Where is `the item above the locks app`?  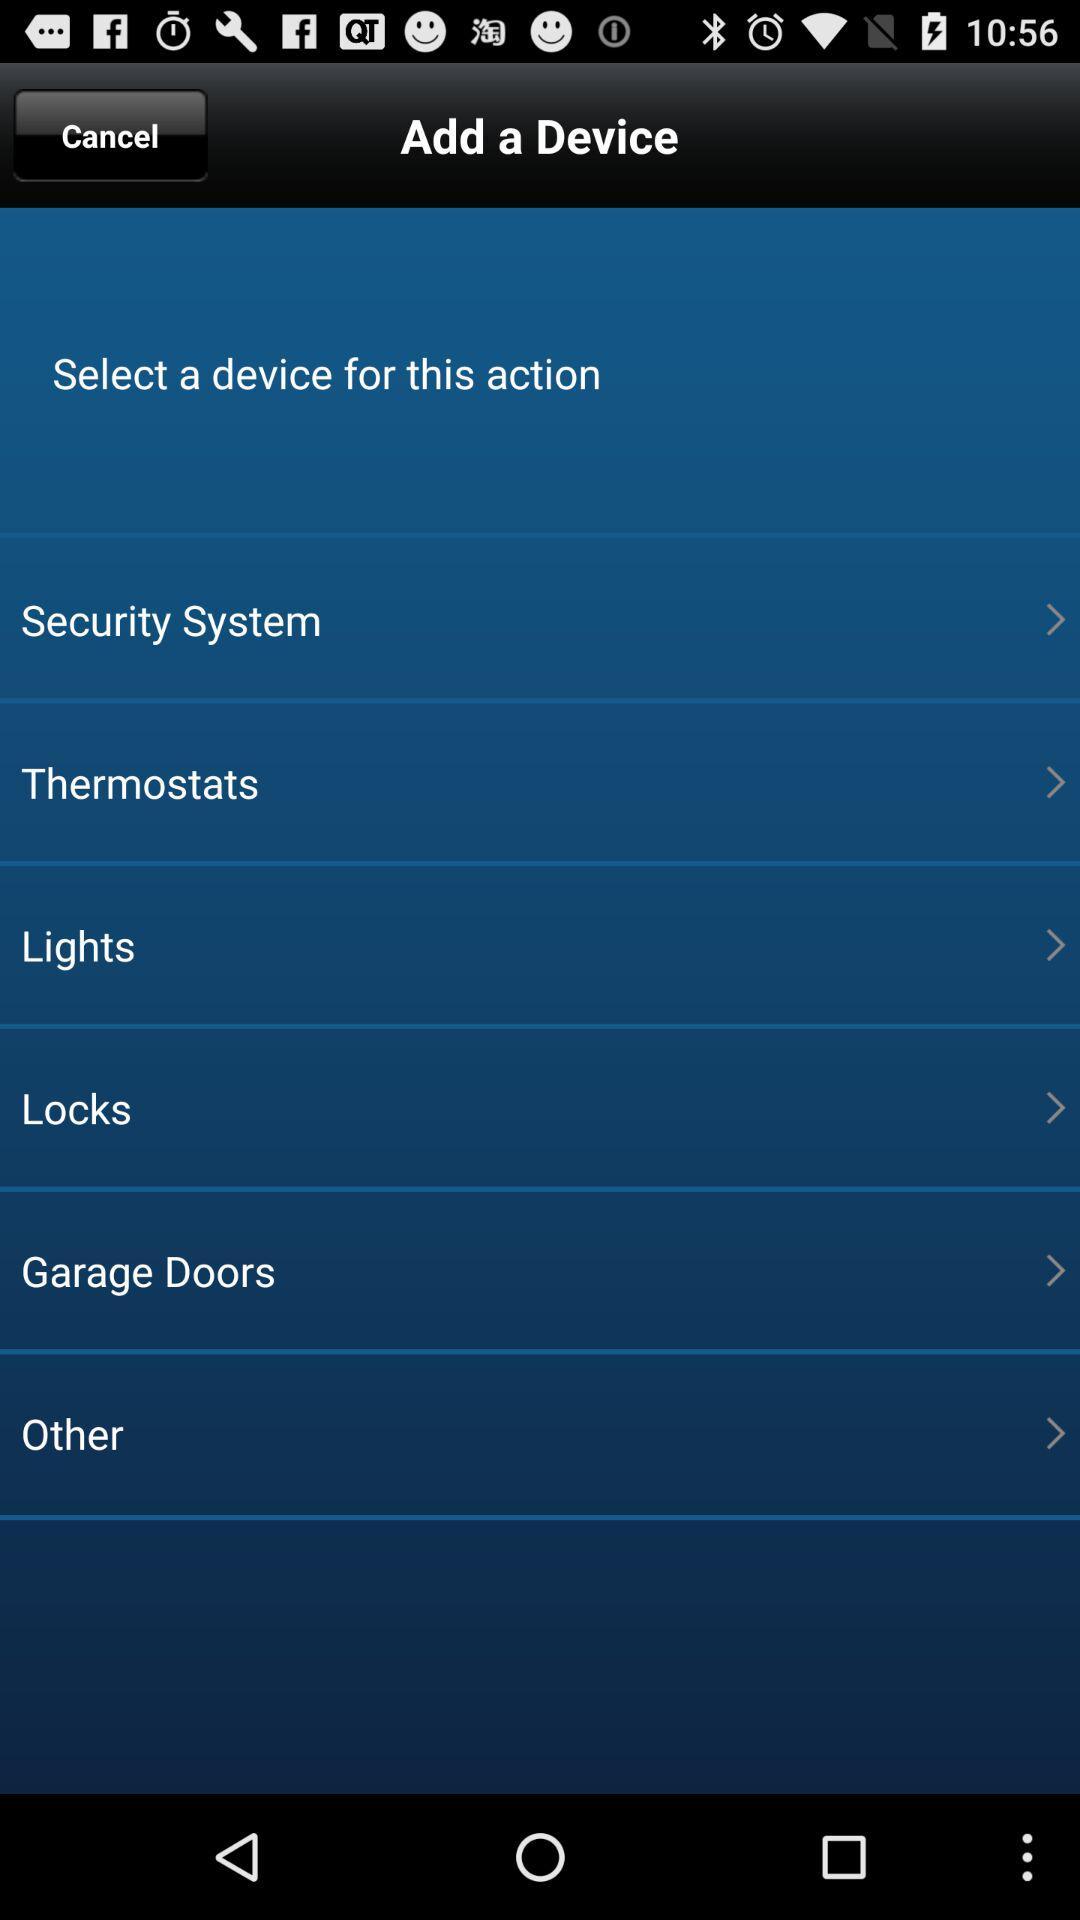 the item above the locks app is located at coordinates (532, 944).